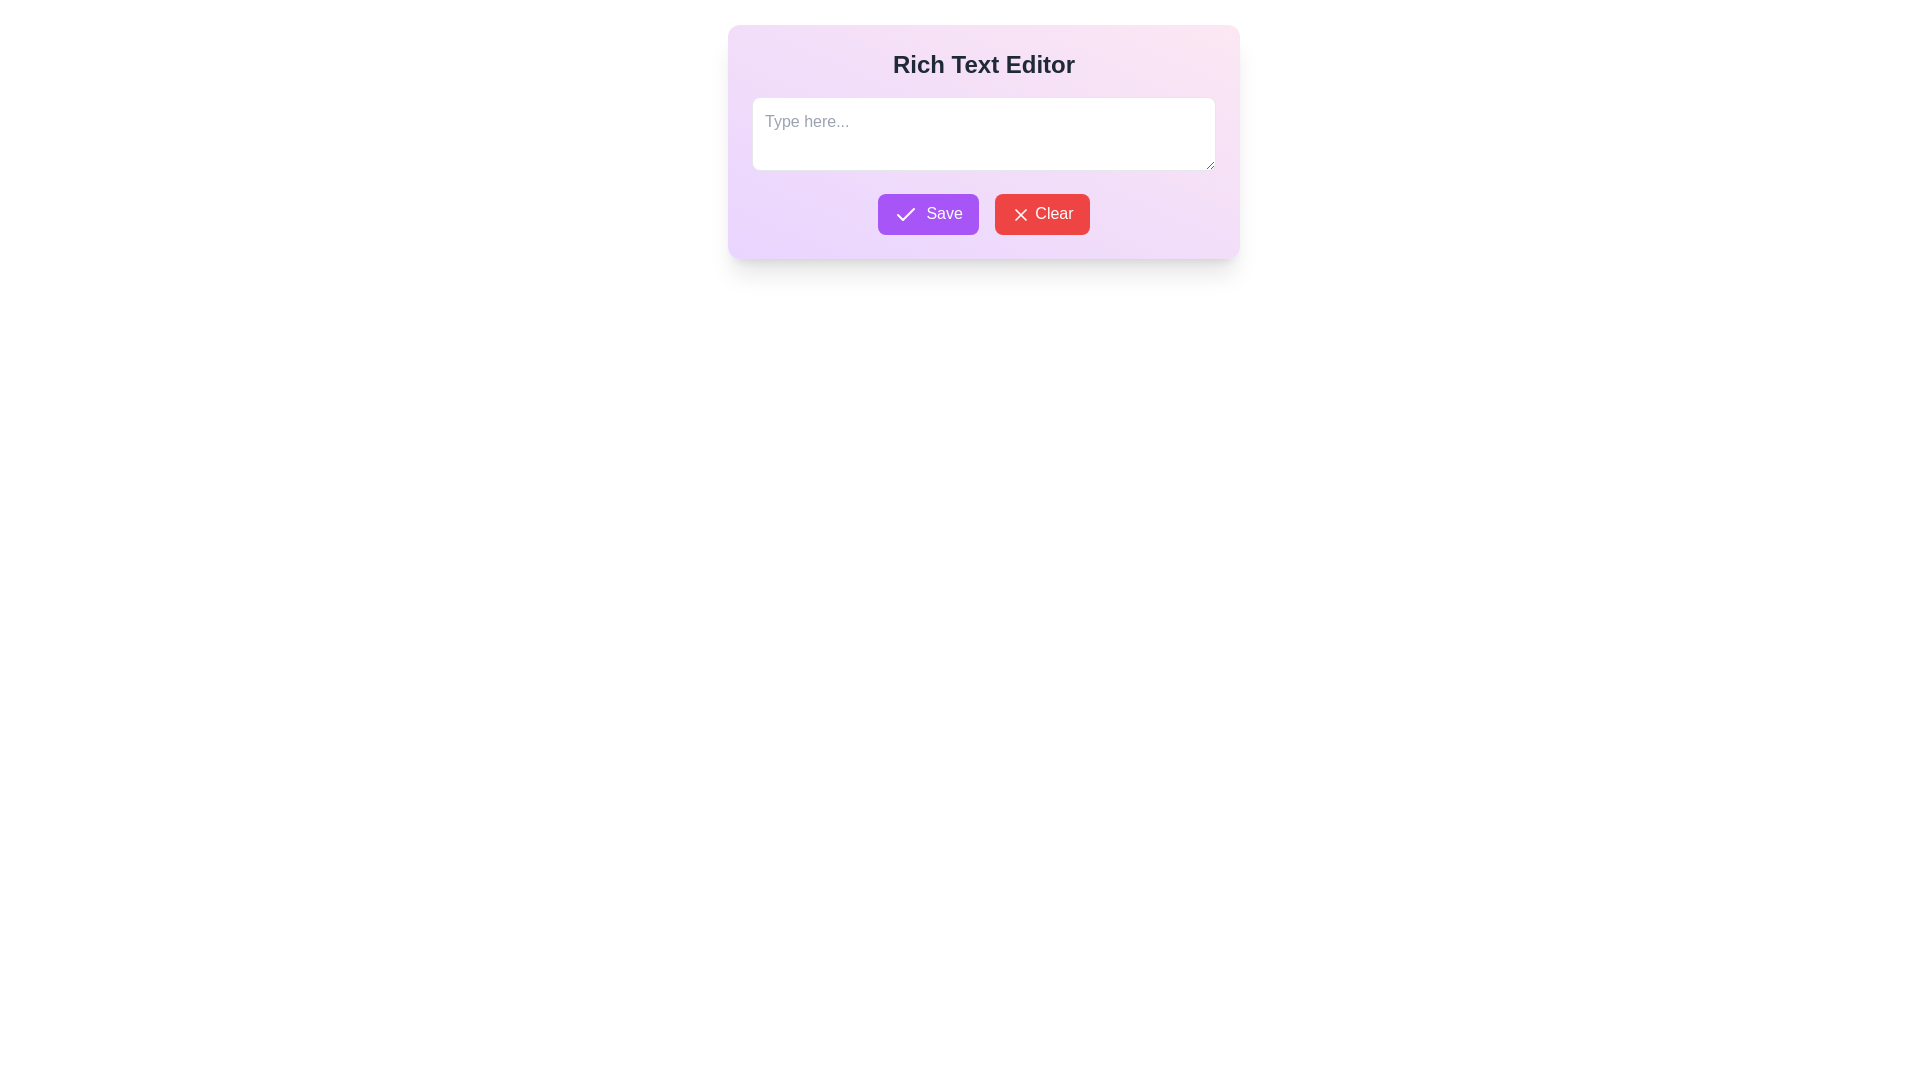 This screenshot has height=1080, width=1920. I want to click on title label located at the top-center of the card layout, which serves as a header for the section, so click(983, 64).